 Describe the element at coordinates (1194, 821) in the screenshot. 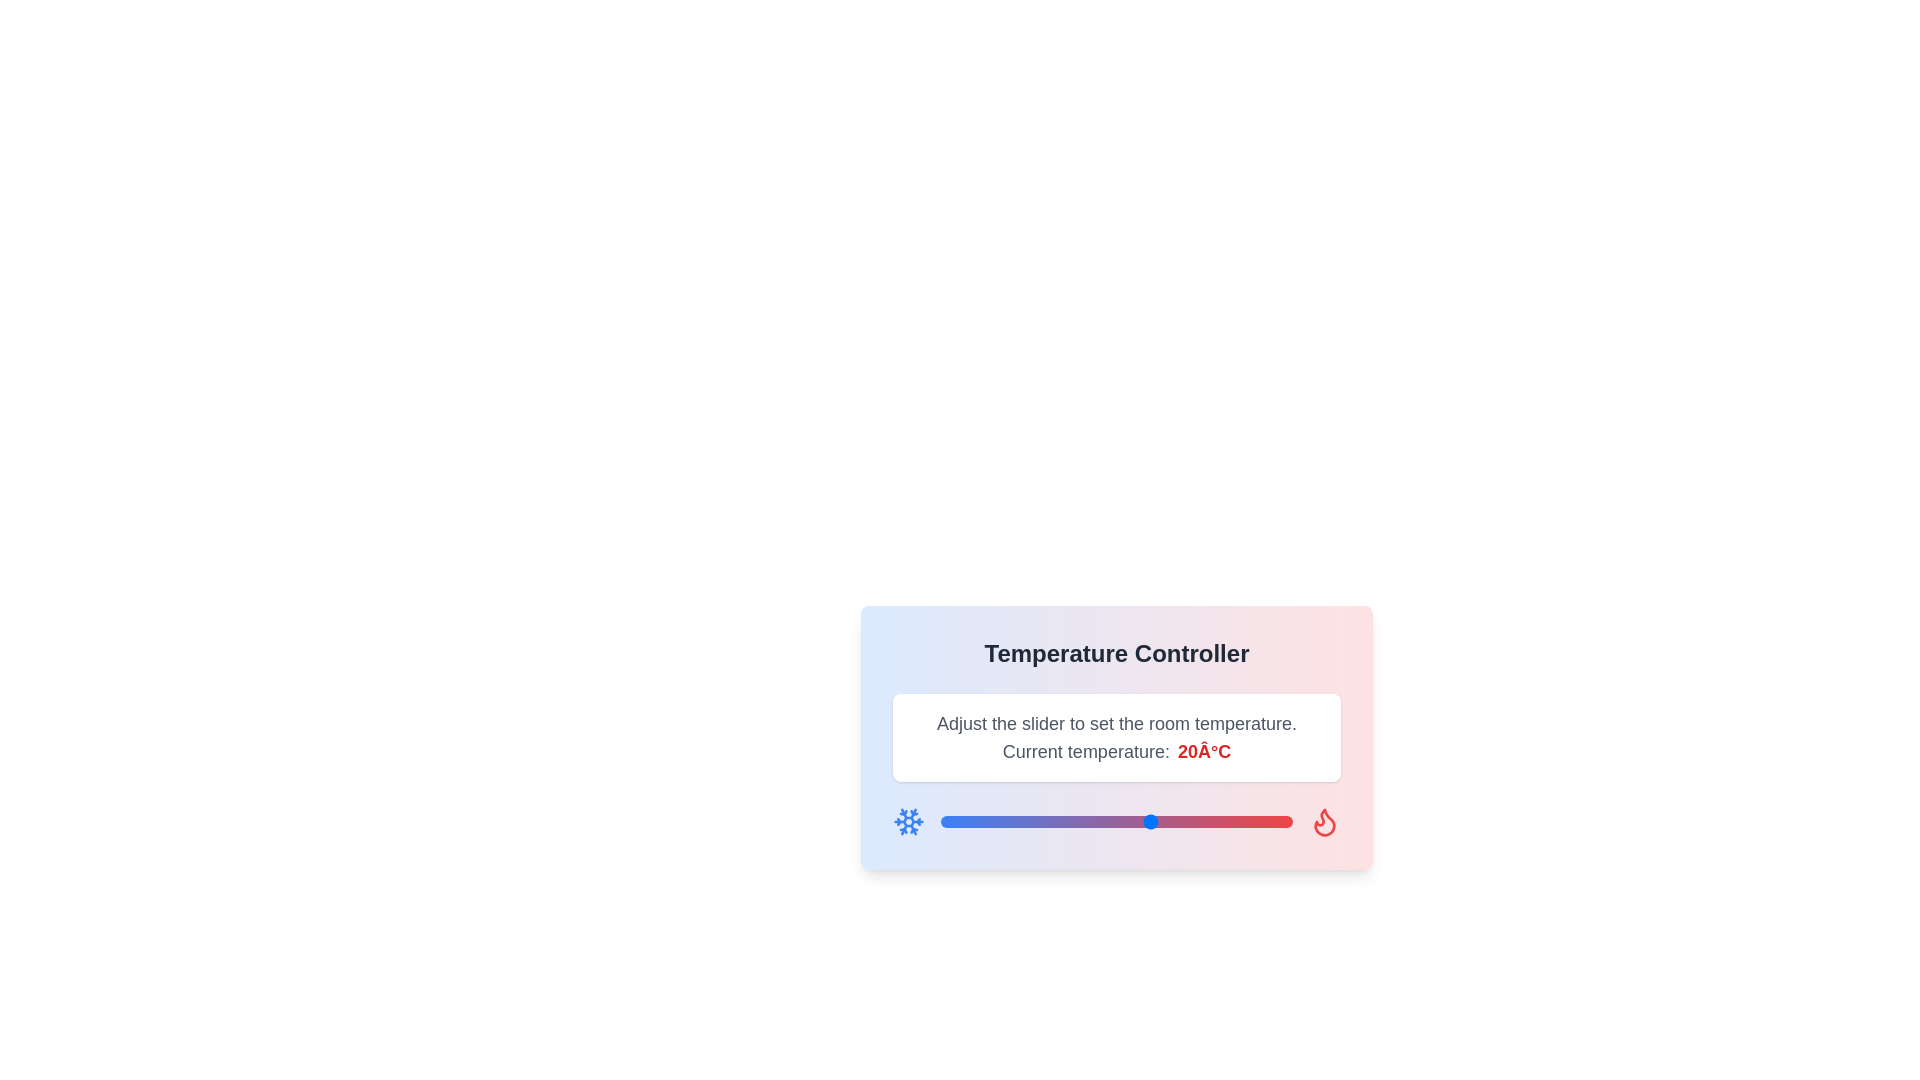

I see `the temperature slider to set the temperature to 26°C` at that location.